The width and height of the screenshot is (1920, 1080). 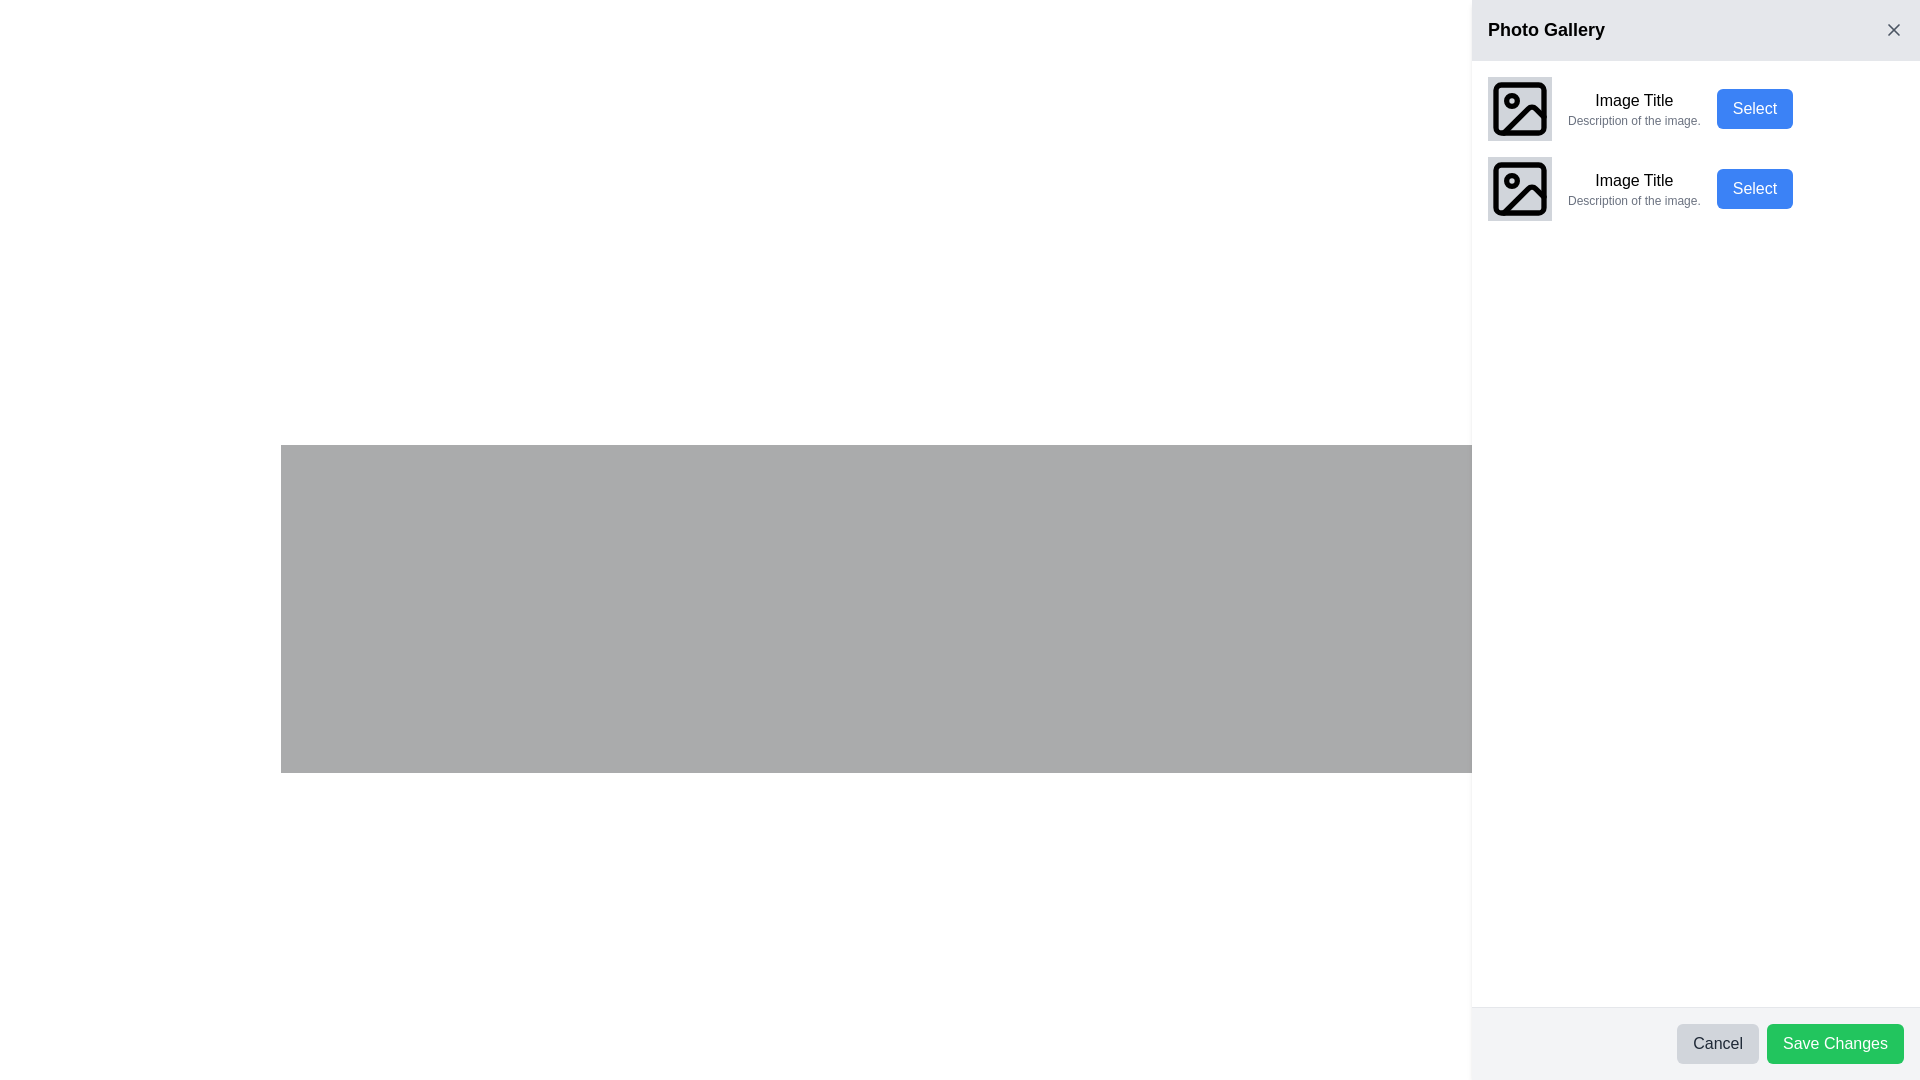 I want to click on the diagonal cross (X) icon located in the top-right corner of the interface, which is part of an SVG element with the 'lucide' class, so click(x=1893, y=30).